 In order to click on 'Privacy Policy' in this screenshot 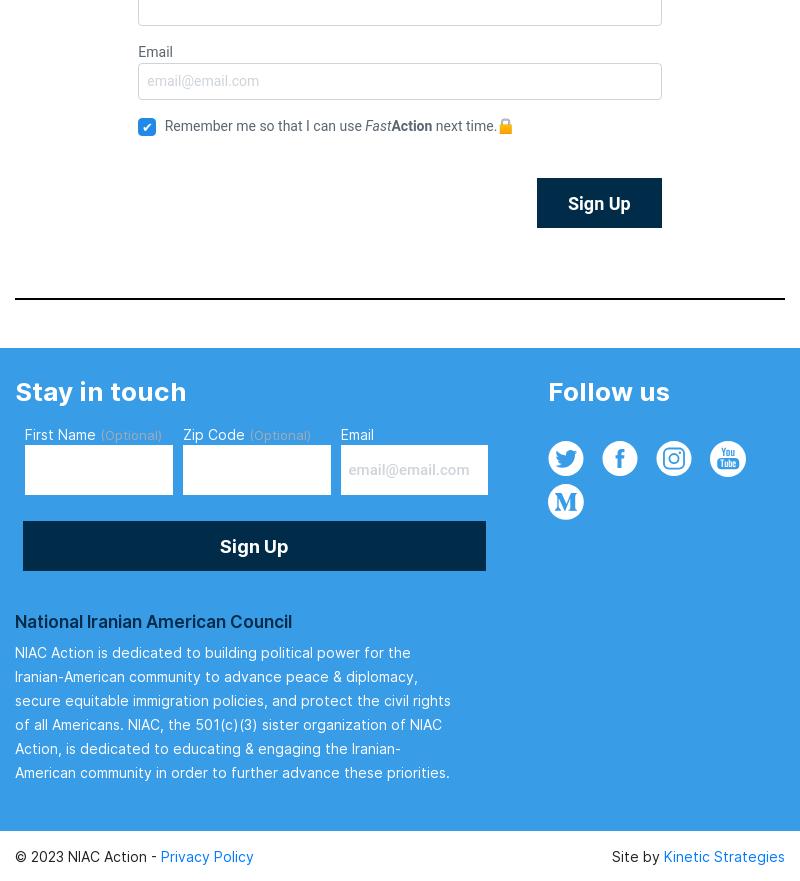, I will do `click(207, 855)`.